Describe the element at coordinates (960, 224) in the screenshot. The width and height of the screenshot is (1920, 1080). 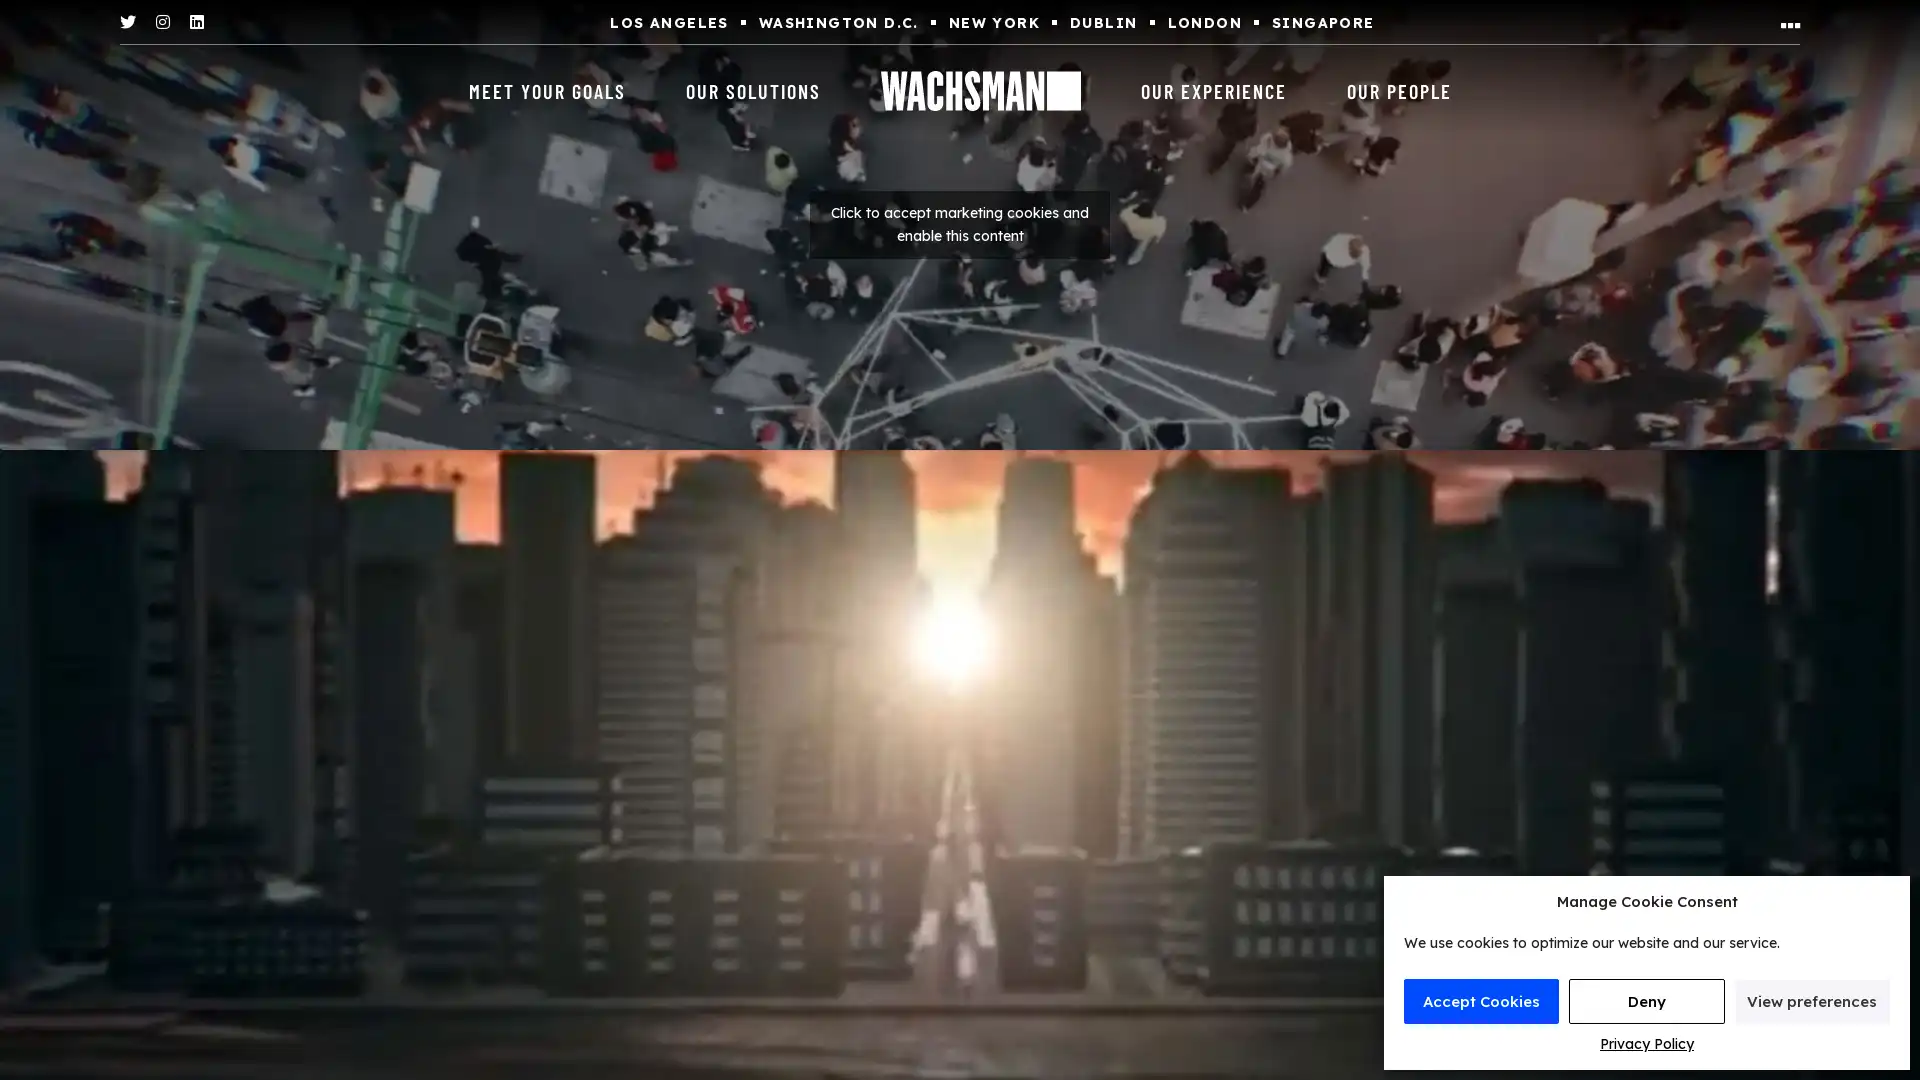
I see `youtube` at that location.